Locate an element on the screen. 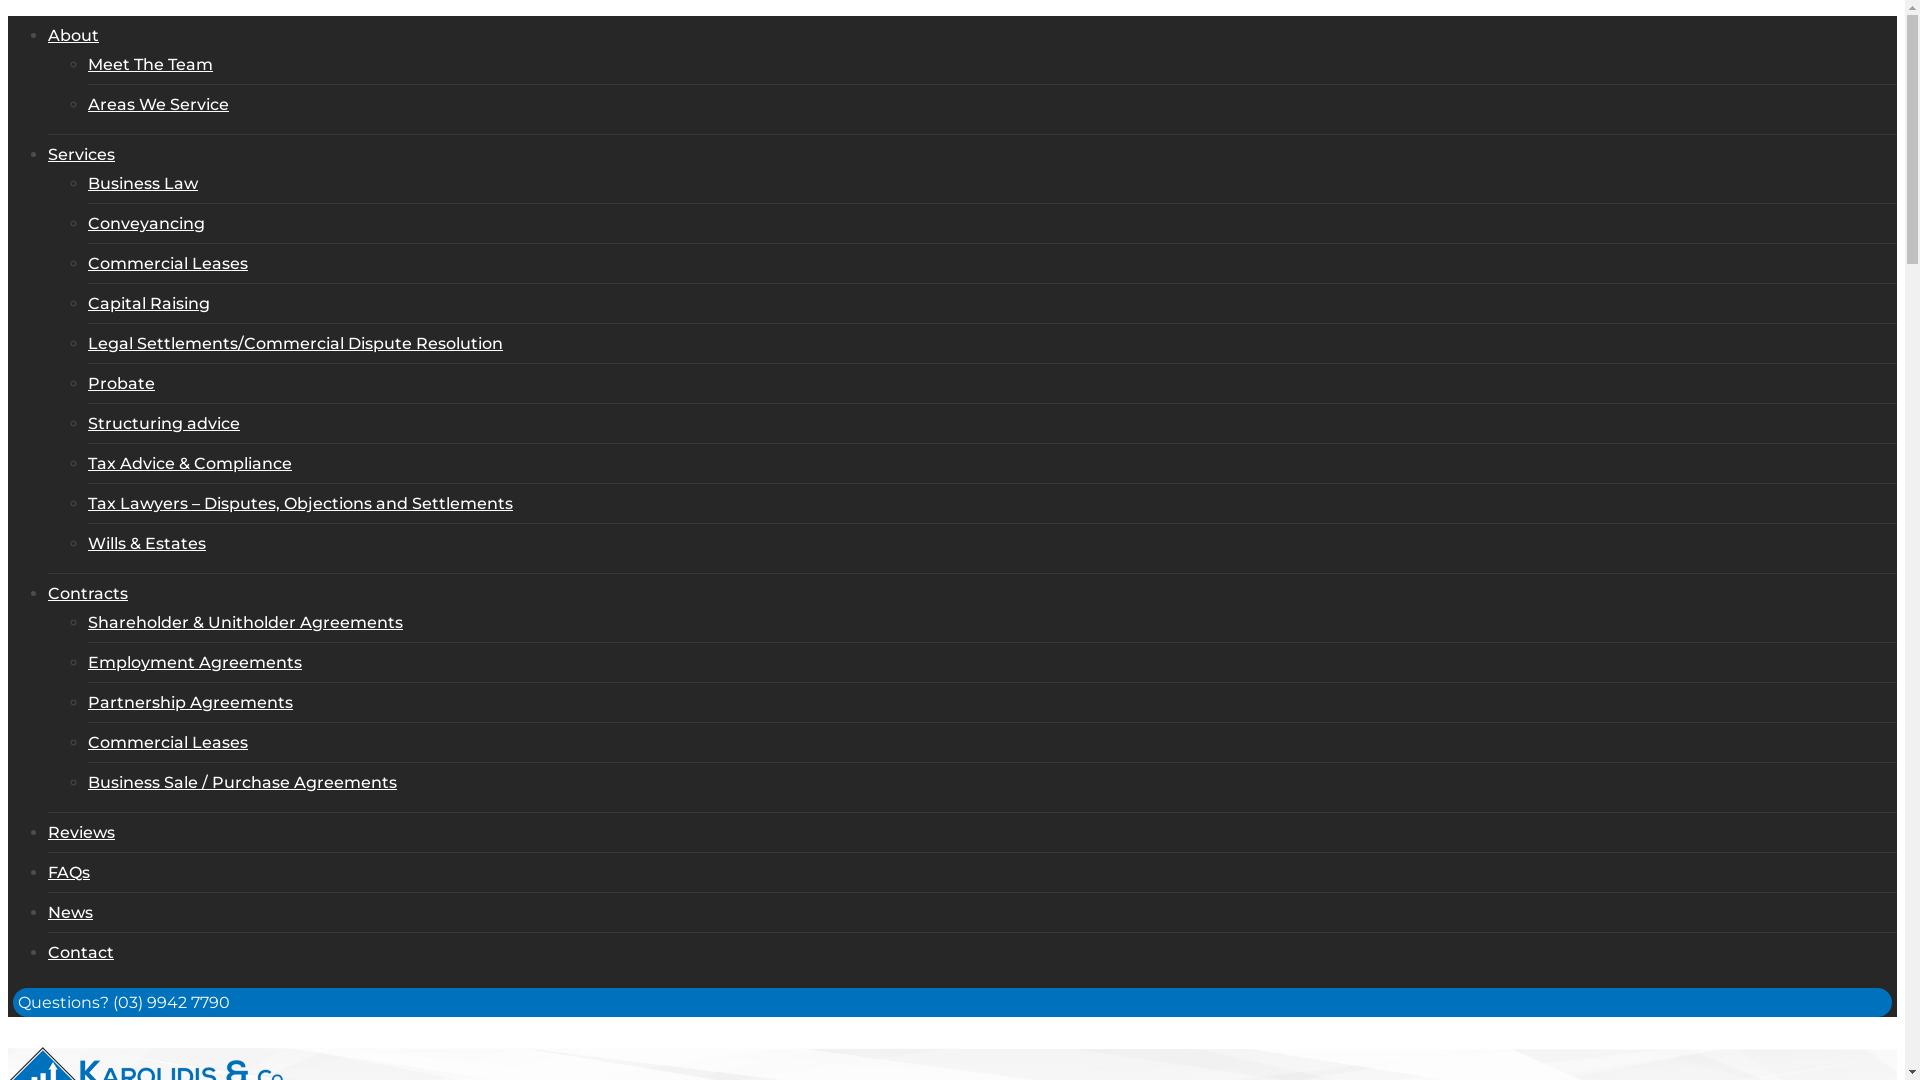 The height and width of the screenshot is (1080, 1920). 'Contact' is located at coordinates (80, 951).